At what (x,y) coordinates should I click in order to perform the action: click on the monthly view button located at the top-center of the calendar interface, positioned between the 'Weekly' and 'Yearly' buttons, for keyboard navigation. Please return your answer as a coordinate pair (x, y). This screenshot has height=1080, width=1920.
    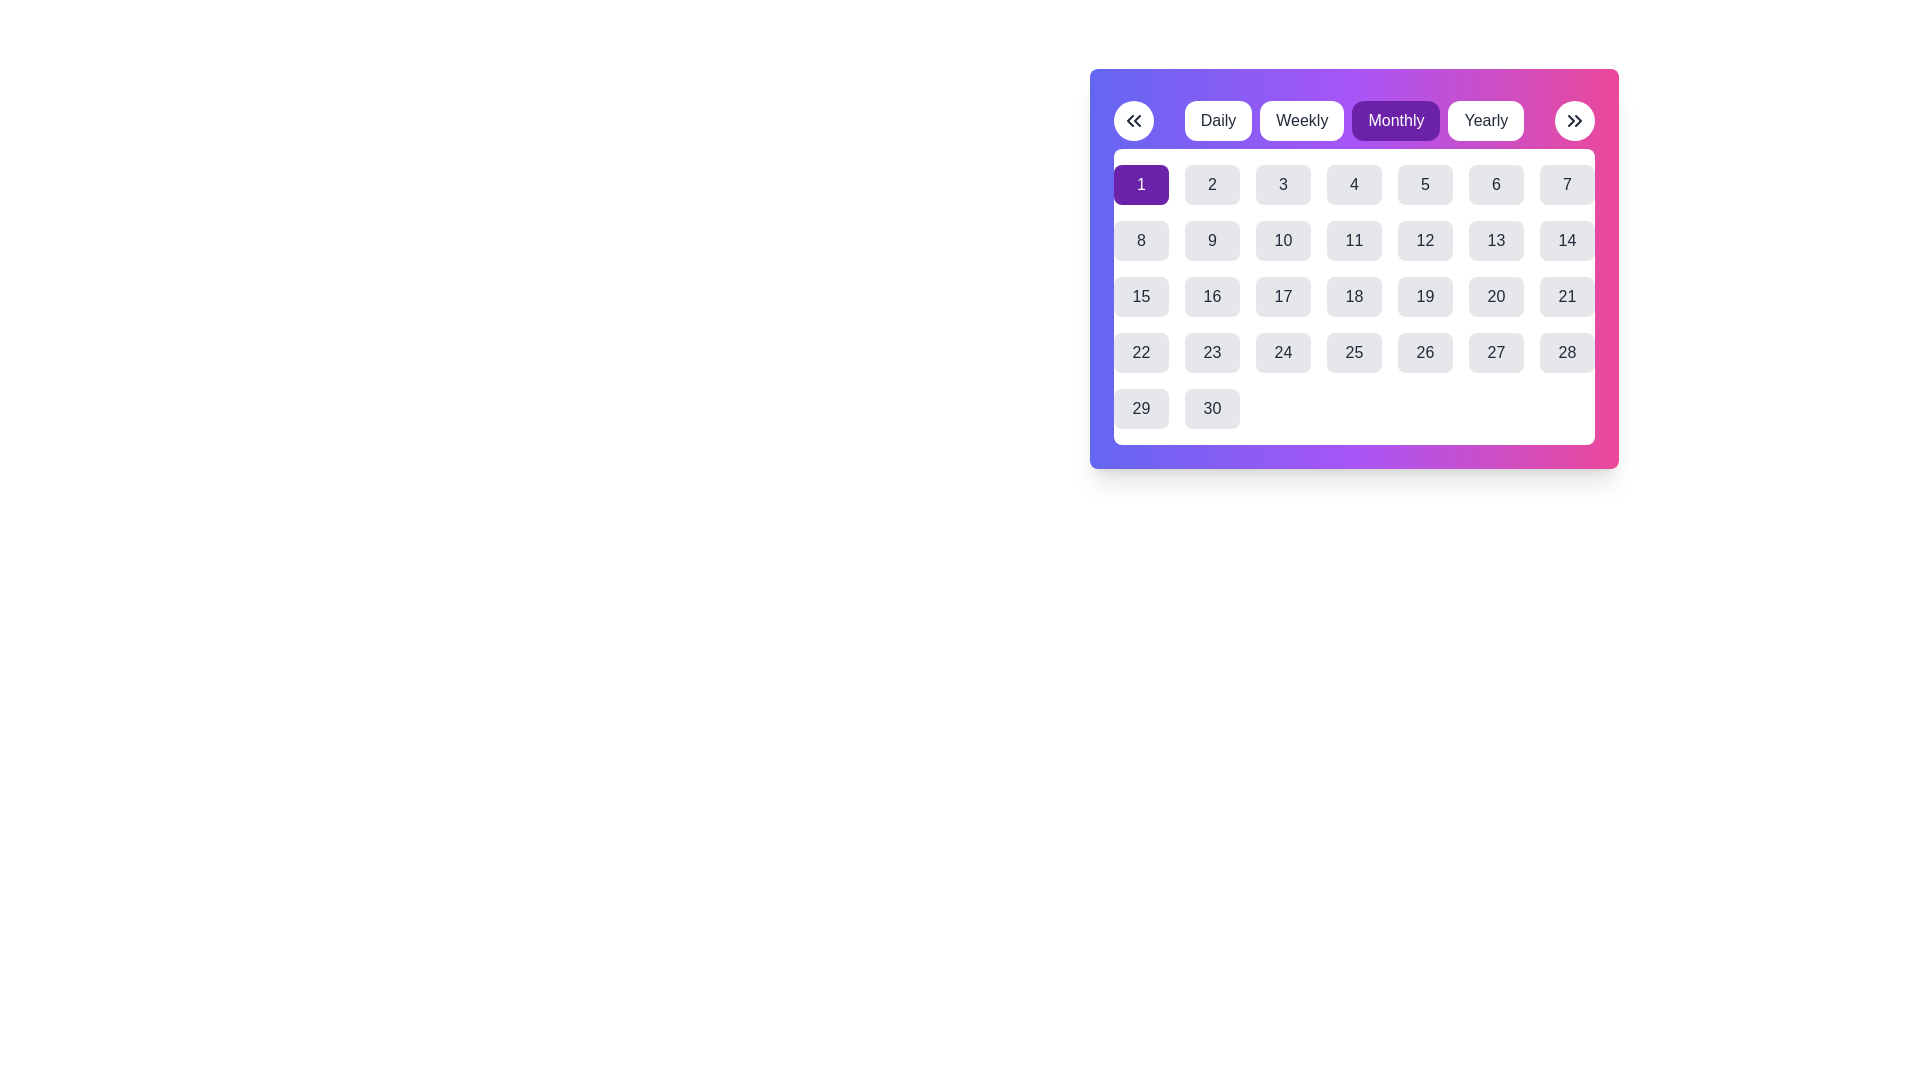
    Looking at the image, I should click on (1395, 120).